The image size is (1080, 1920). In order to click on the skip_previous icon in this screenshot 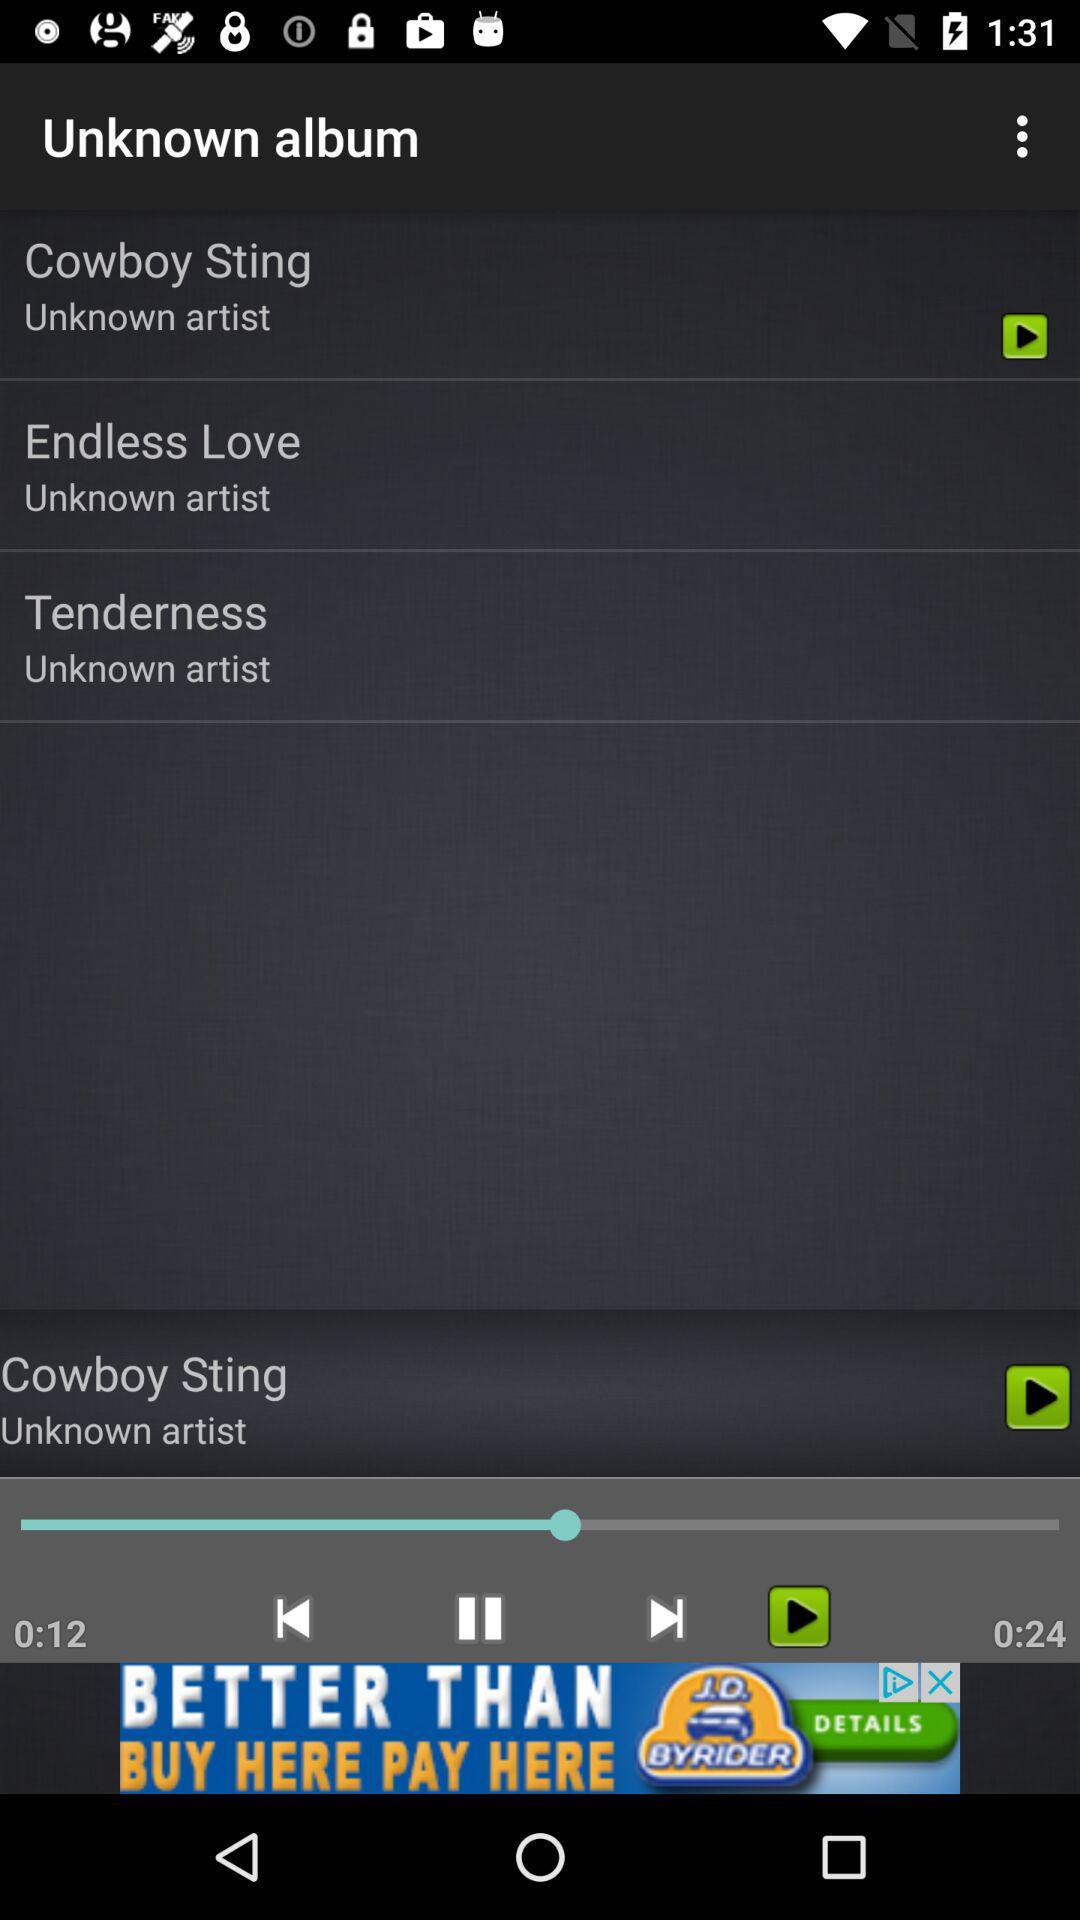, I will do `click(292, 1618)`.